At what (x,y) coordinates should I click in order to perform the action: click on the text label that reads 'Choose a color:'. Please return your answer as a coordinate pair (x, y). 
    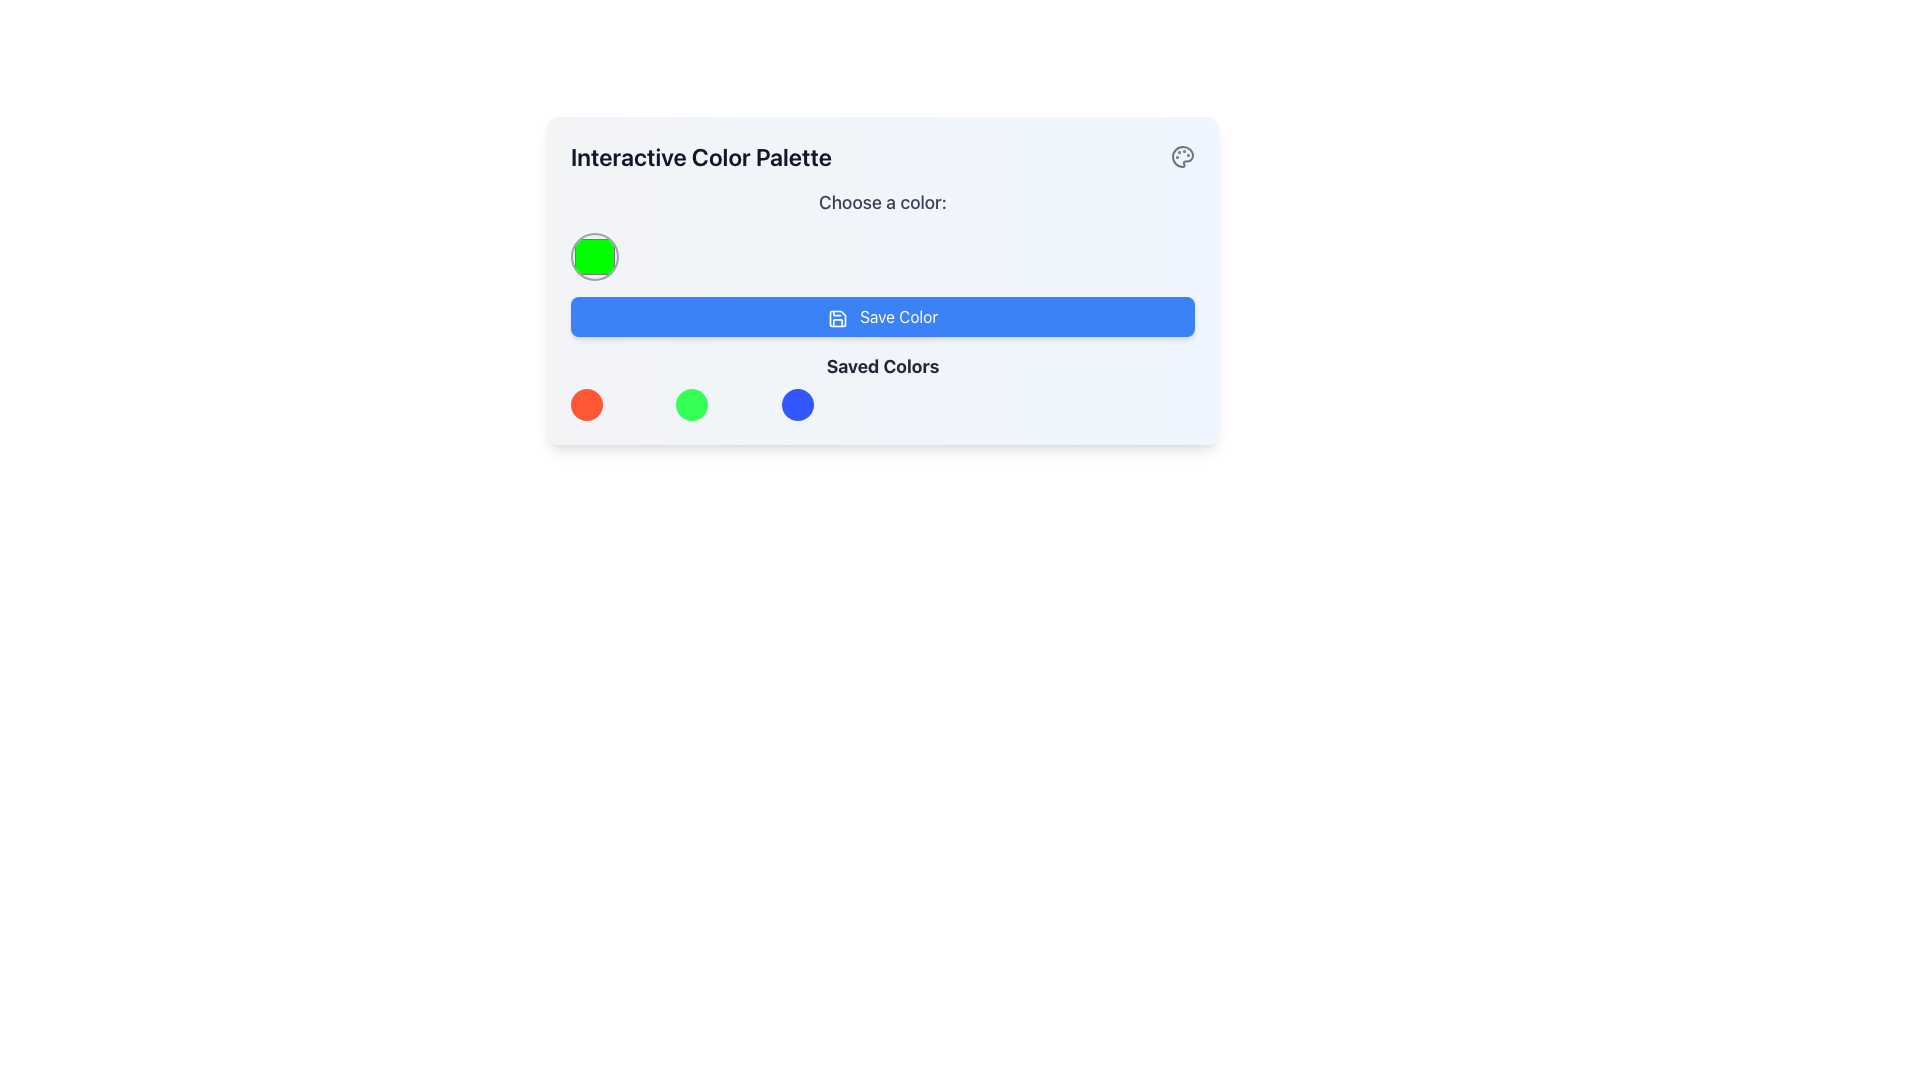
    Looking at the image, I should click on (882, 203).